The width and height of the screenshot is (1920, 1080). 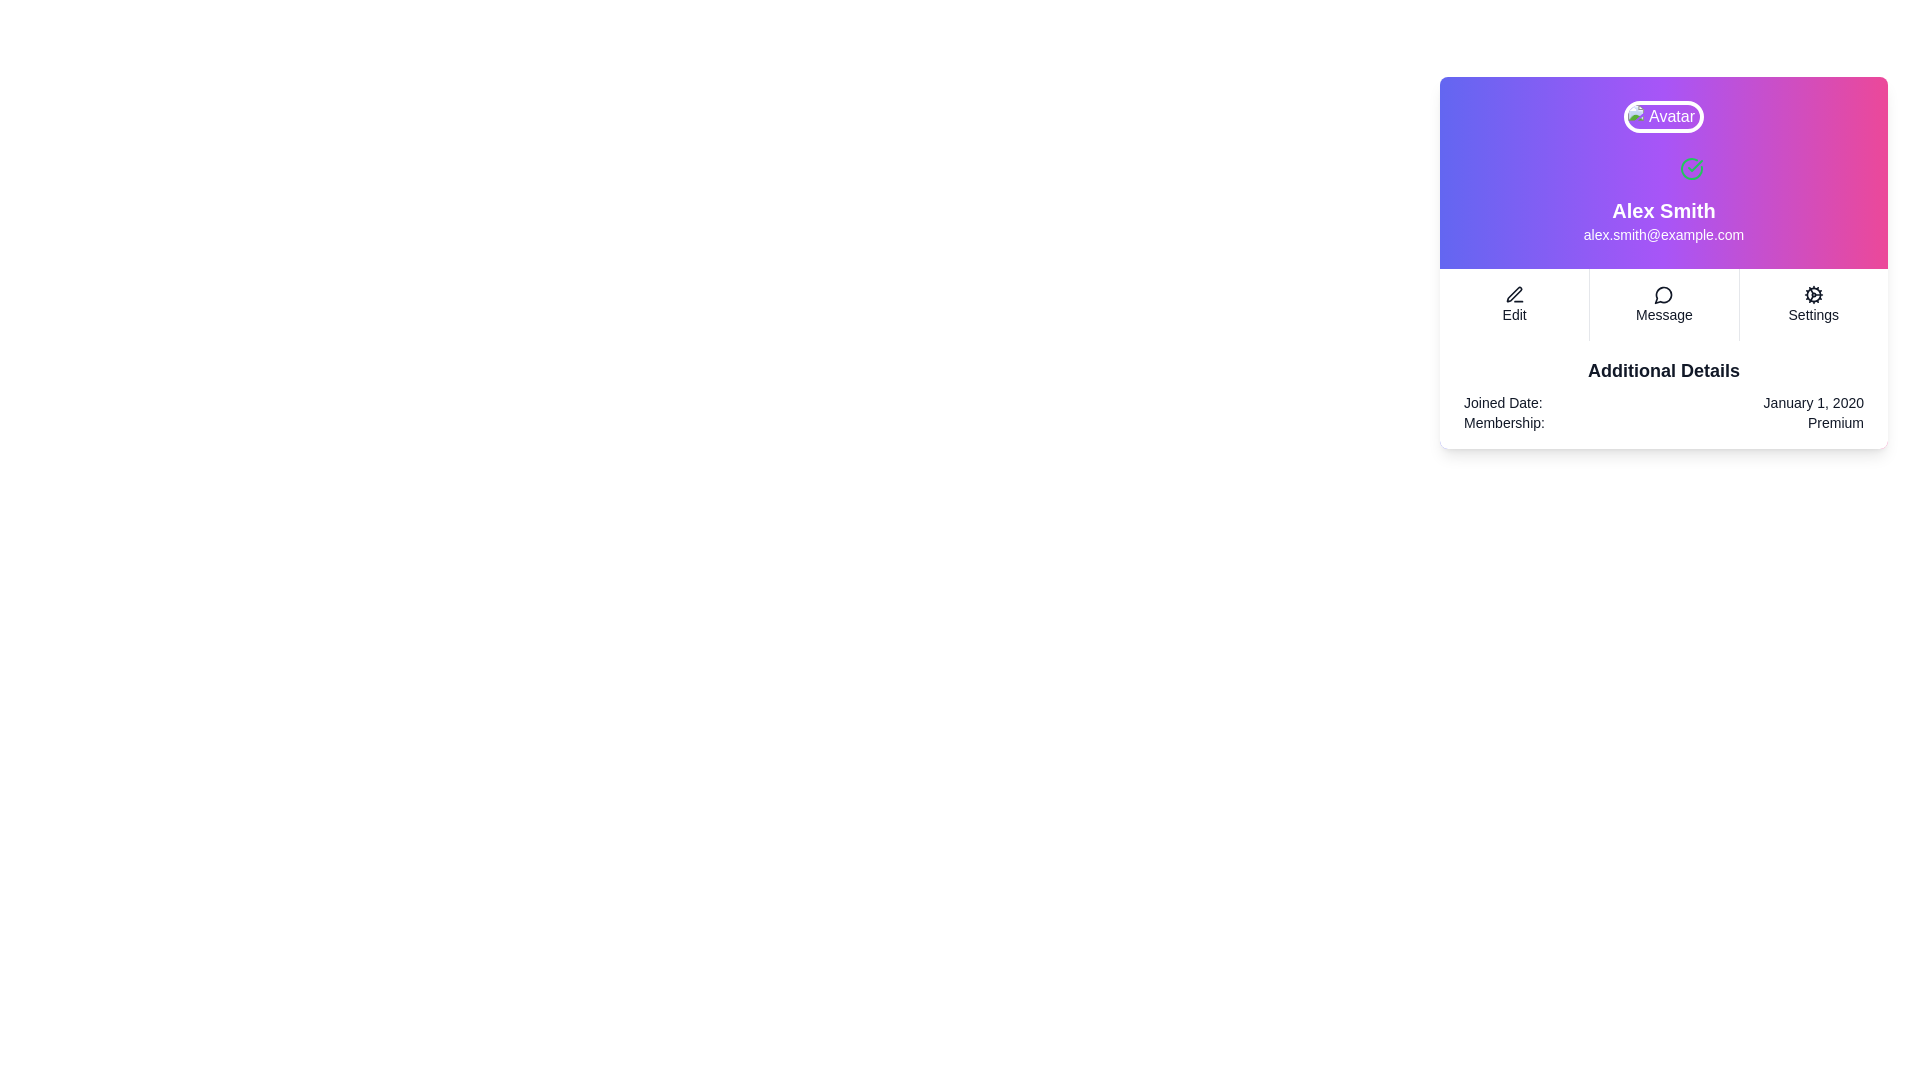 I want to click on the 'Edit' IconButton located at the leftmost position of the middle row on the card layout, so click(x=1514, y=294).